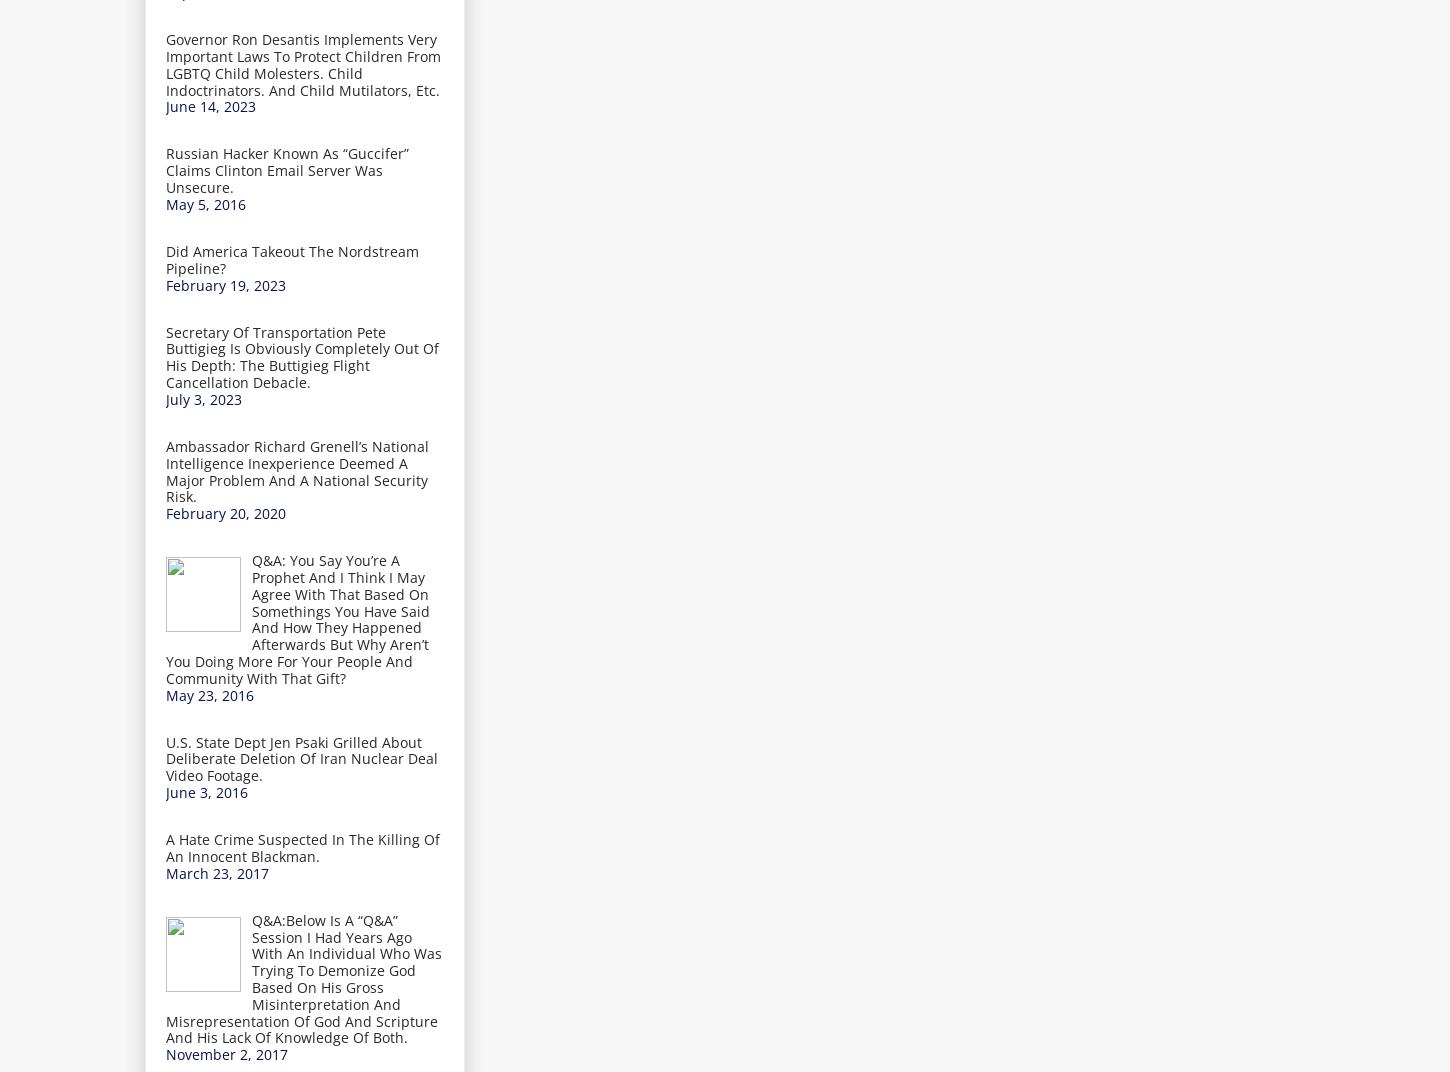 Image resolution: width=1450 pixels, height=1072 pixels. What do you see at coordinates (165, 63) in the screenshot?
I see `'Governor Ron Desantis Implements Very Important Laws To Protect Children From LGBTQ Child Molesters. Child Indoctrinators. And Child Mutilators, Etc.'` at bounding box center [165, 63].